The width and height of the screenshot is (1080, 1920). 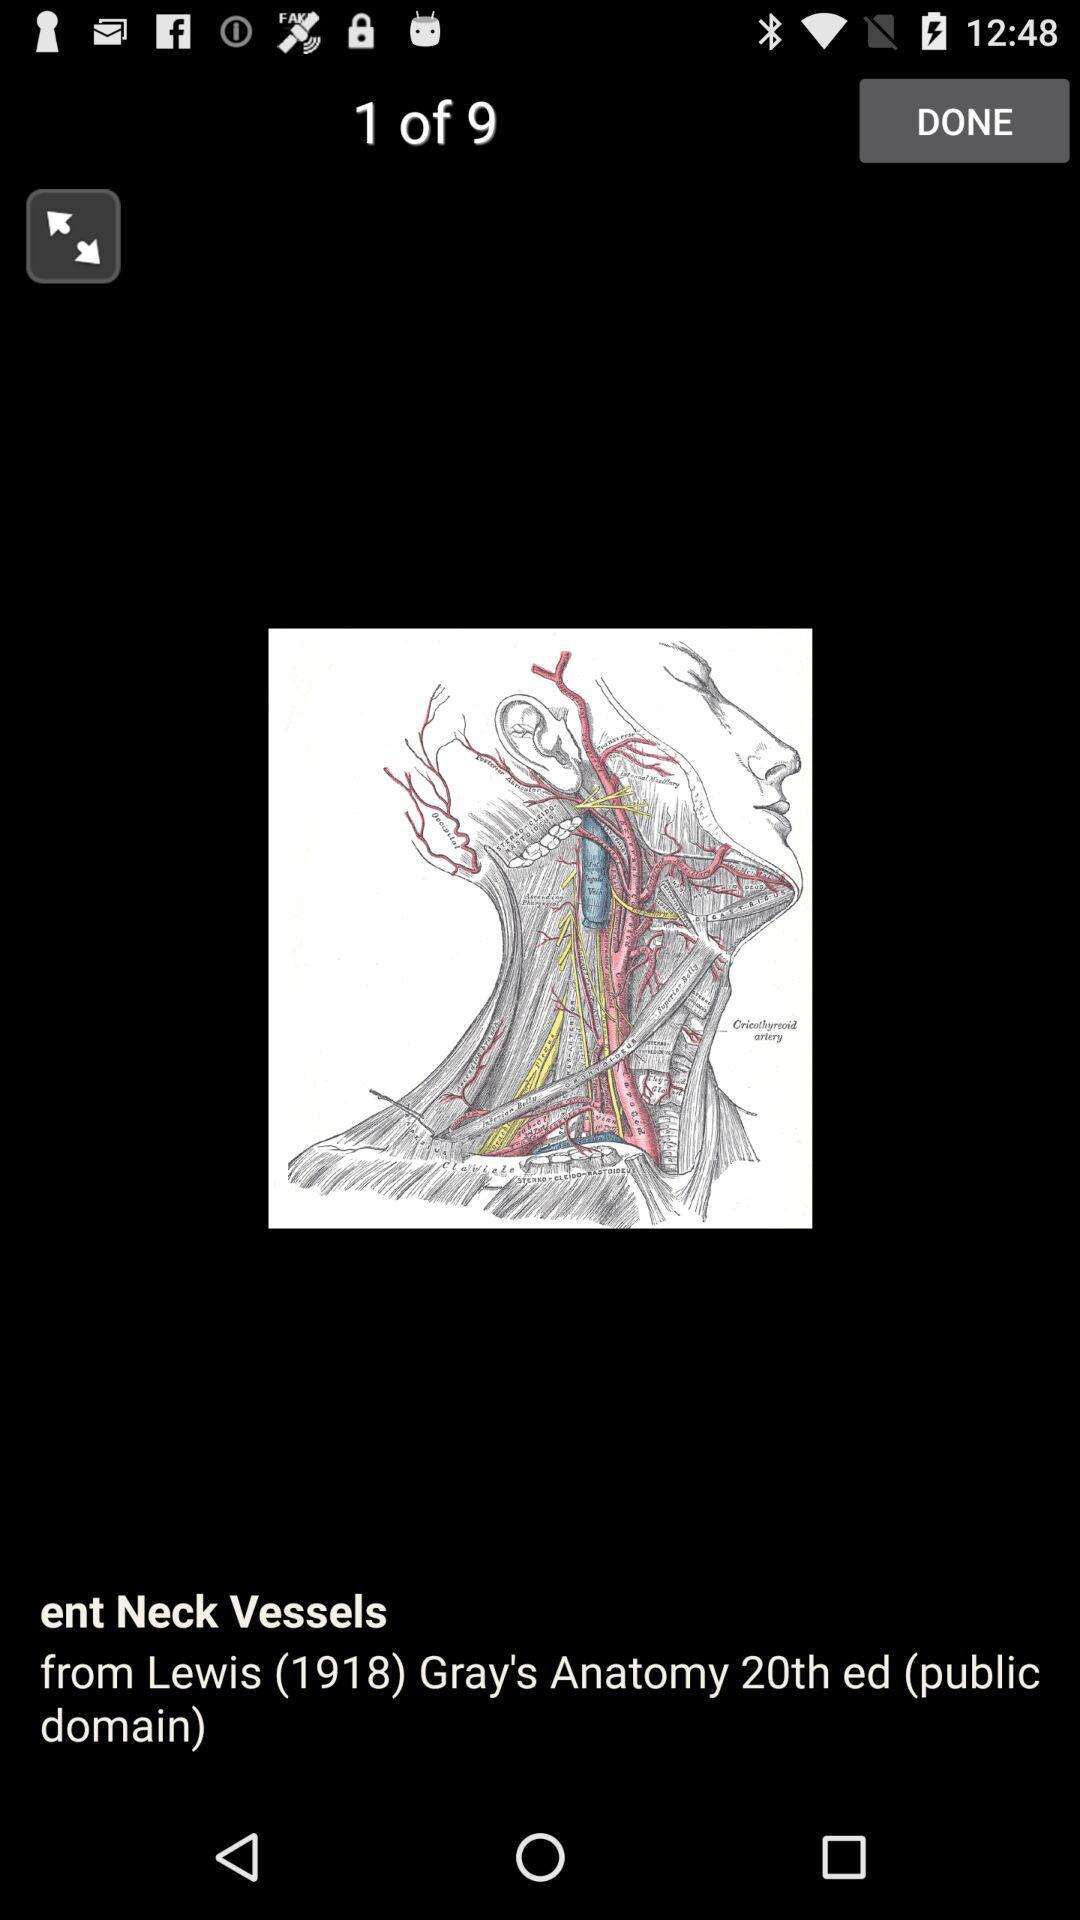 I want to click on item to the right of the 1 of 9 icon, so click(x=963, y=119).